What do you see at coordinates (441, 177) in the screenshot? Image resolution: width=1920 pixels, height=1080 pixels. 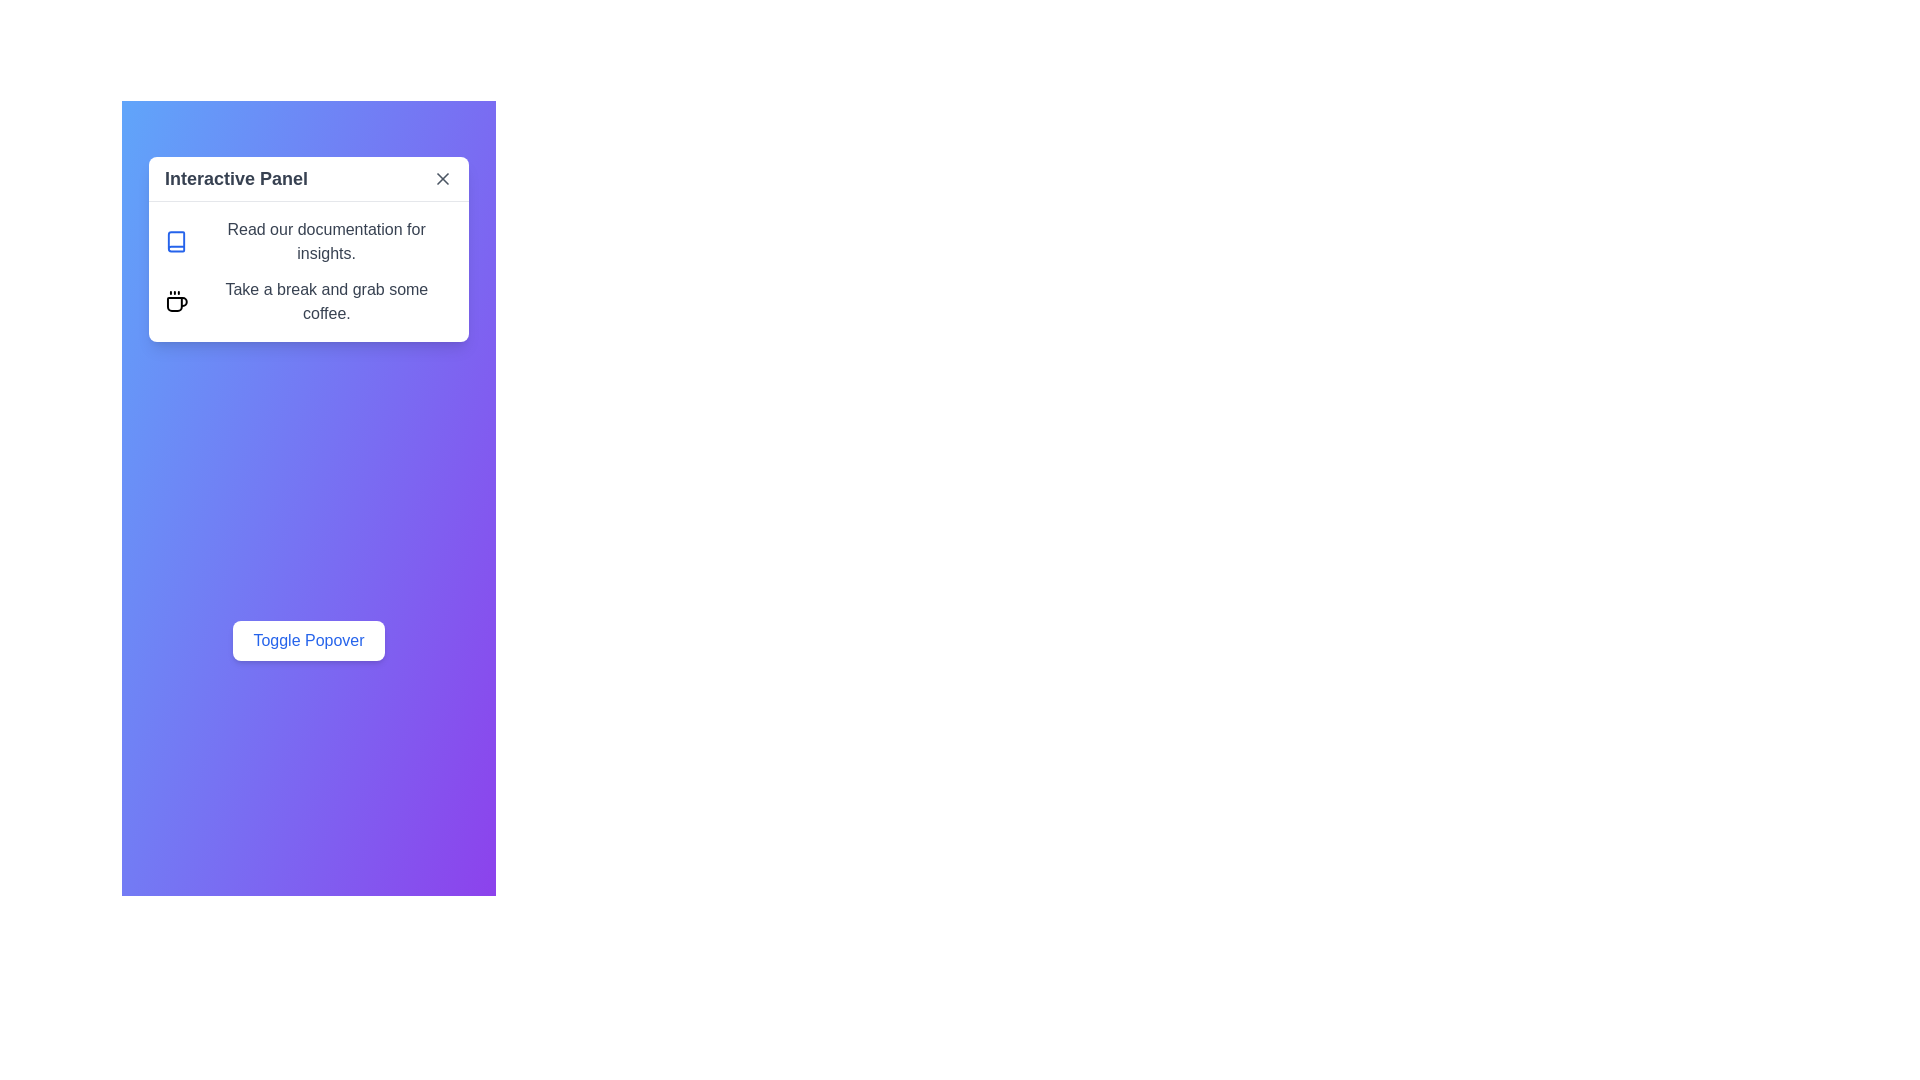 I see `the dismiss button located in the top right corner of the 'Interactive Panel'` at bounding box center [441, 177].